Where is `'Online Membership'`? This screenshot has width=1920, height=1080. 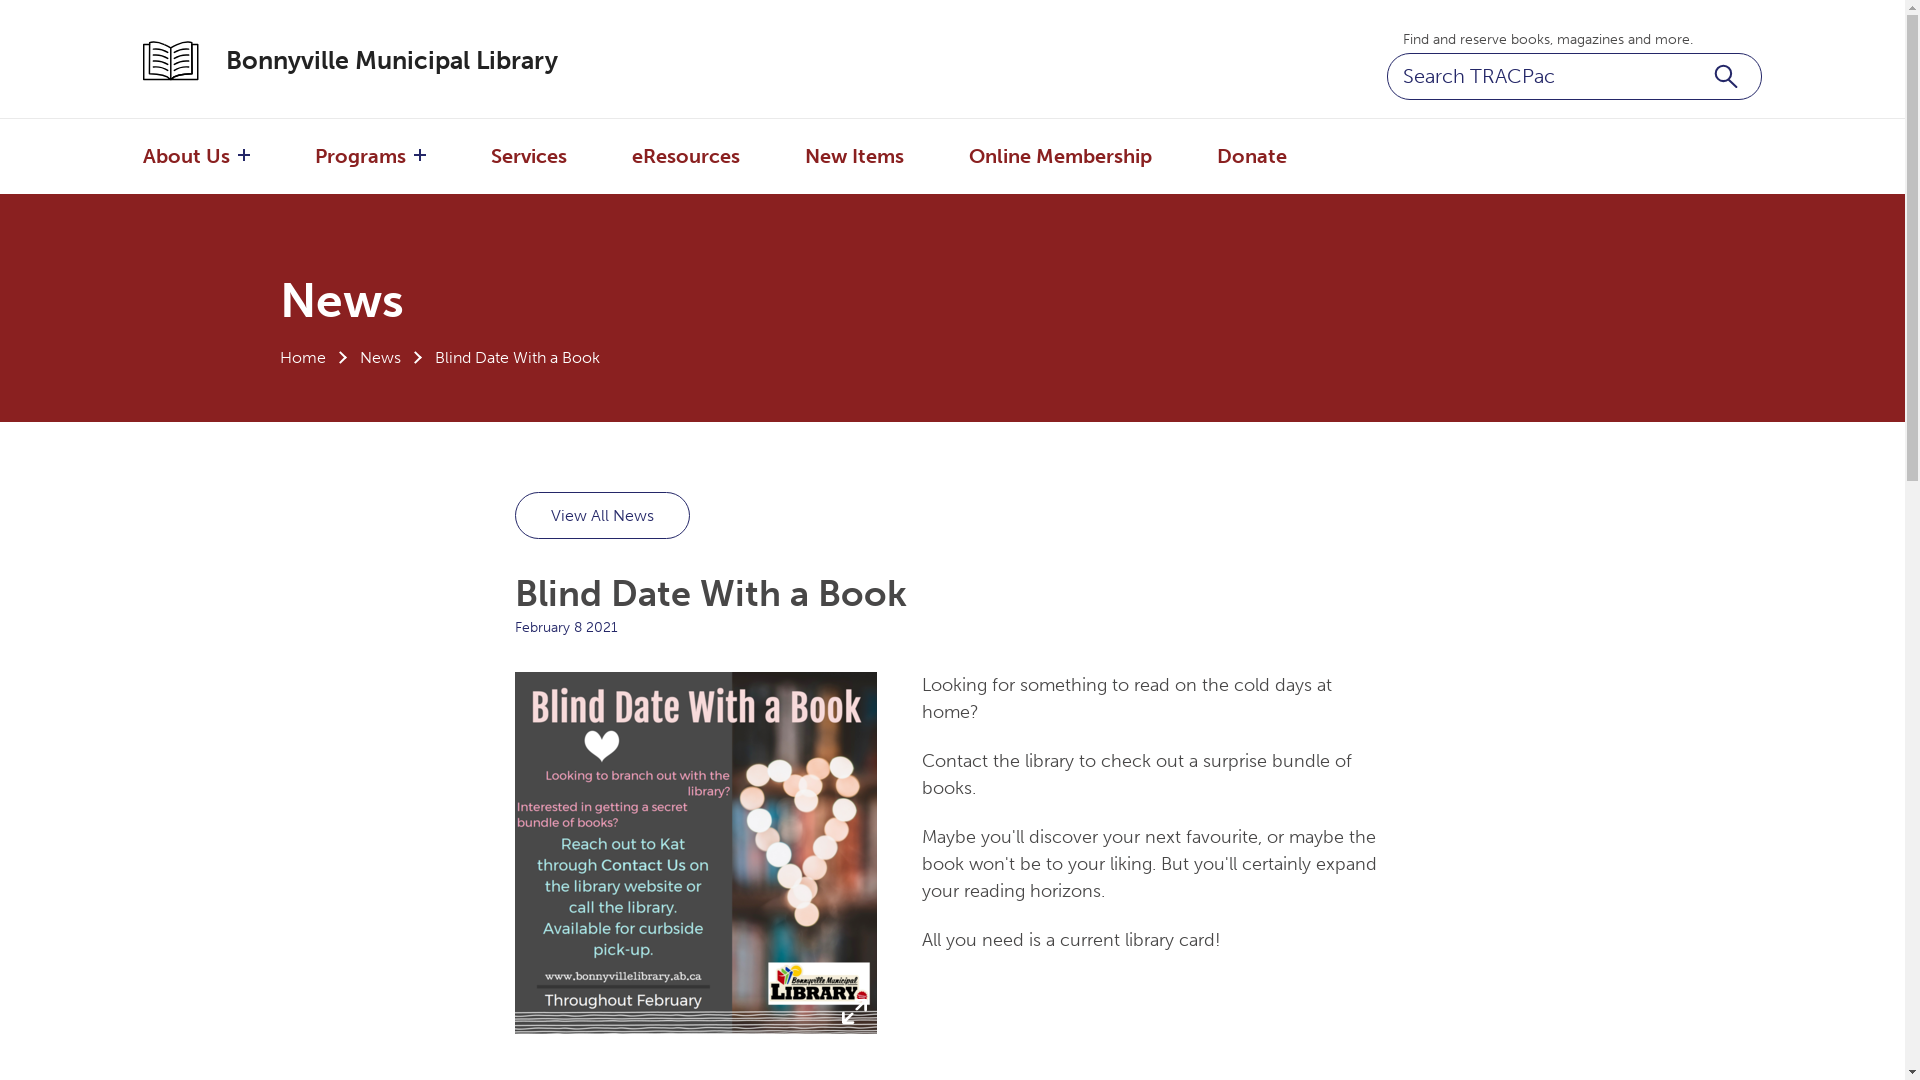
'Online Membership' is located at coordinates (1059, 154).